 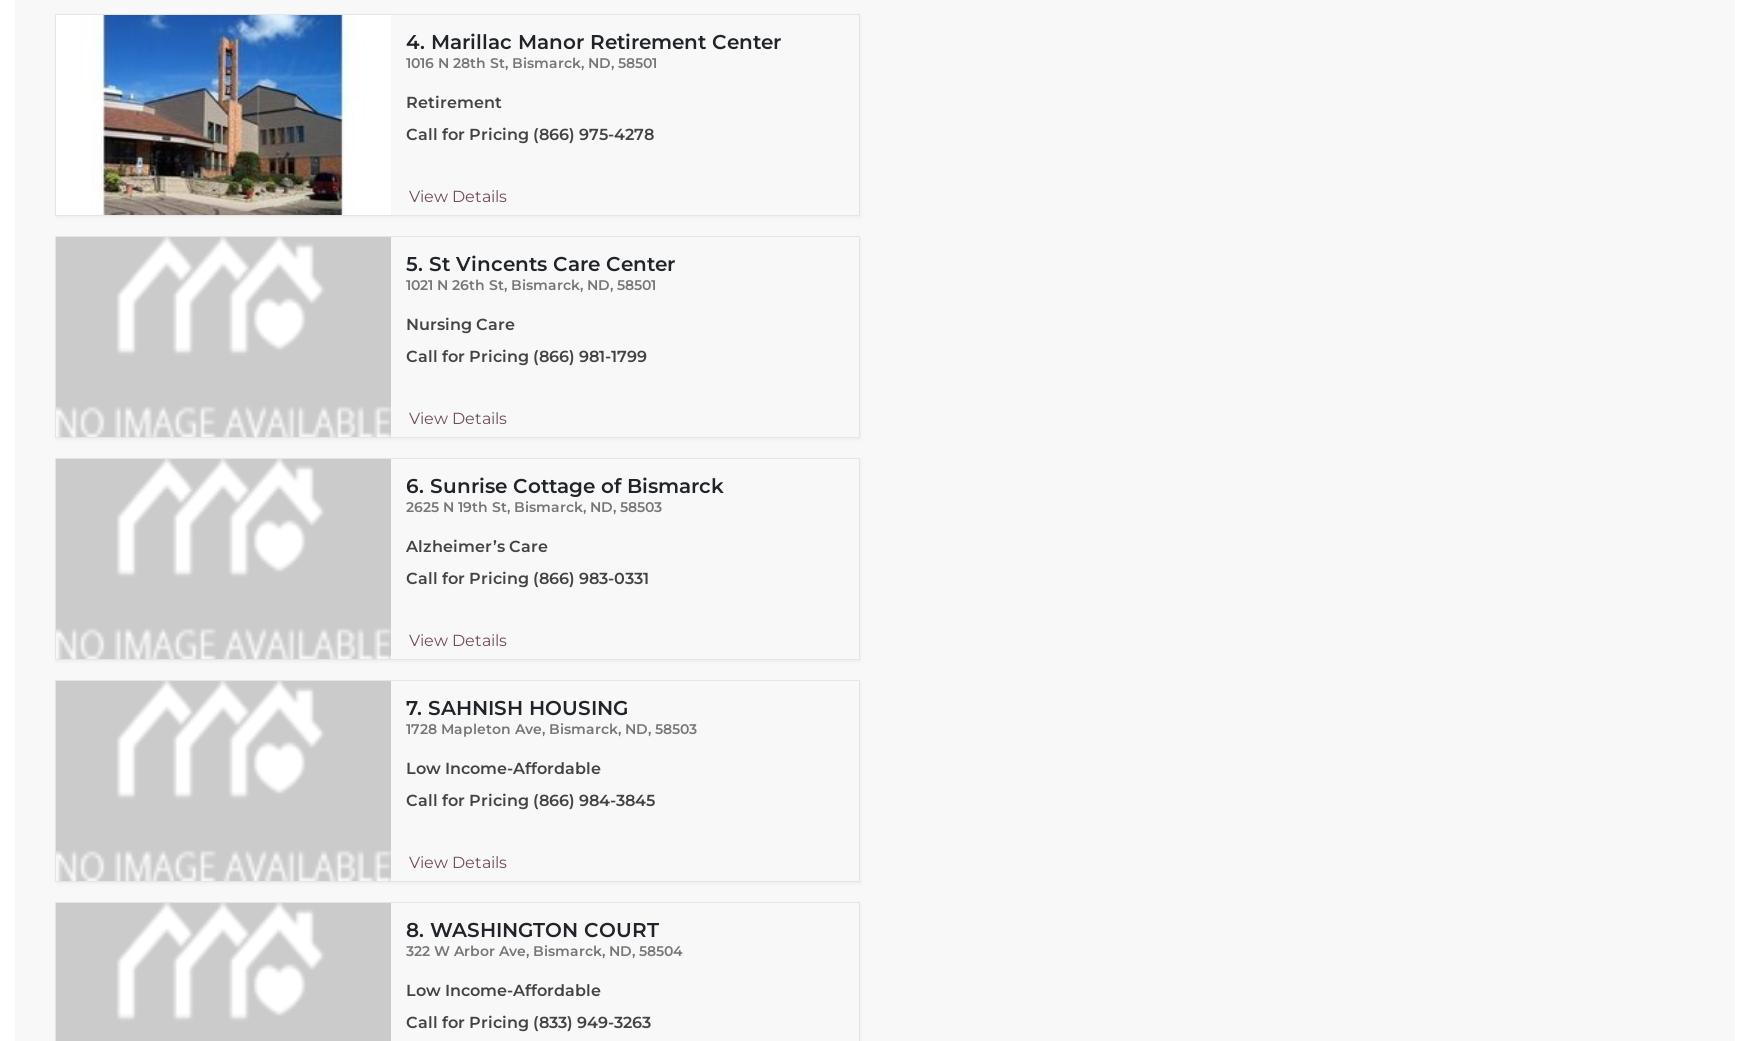 I want to click on 'WASHINGTON COURT', so click(x=542, y=929).